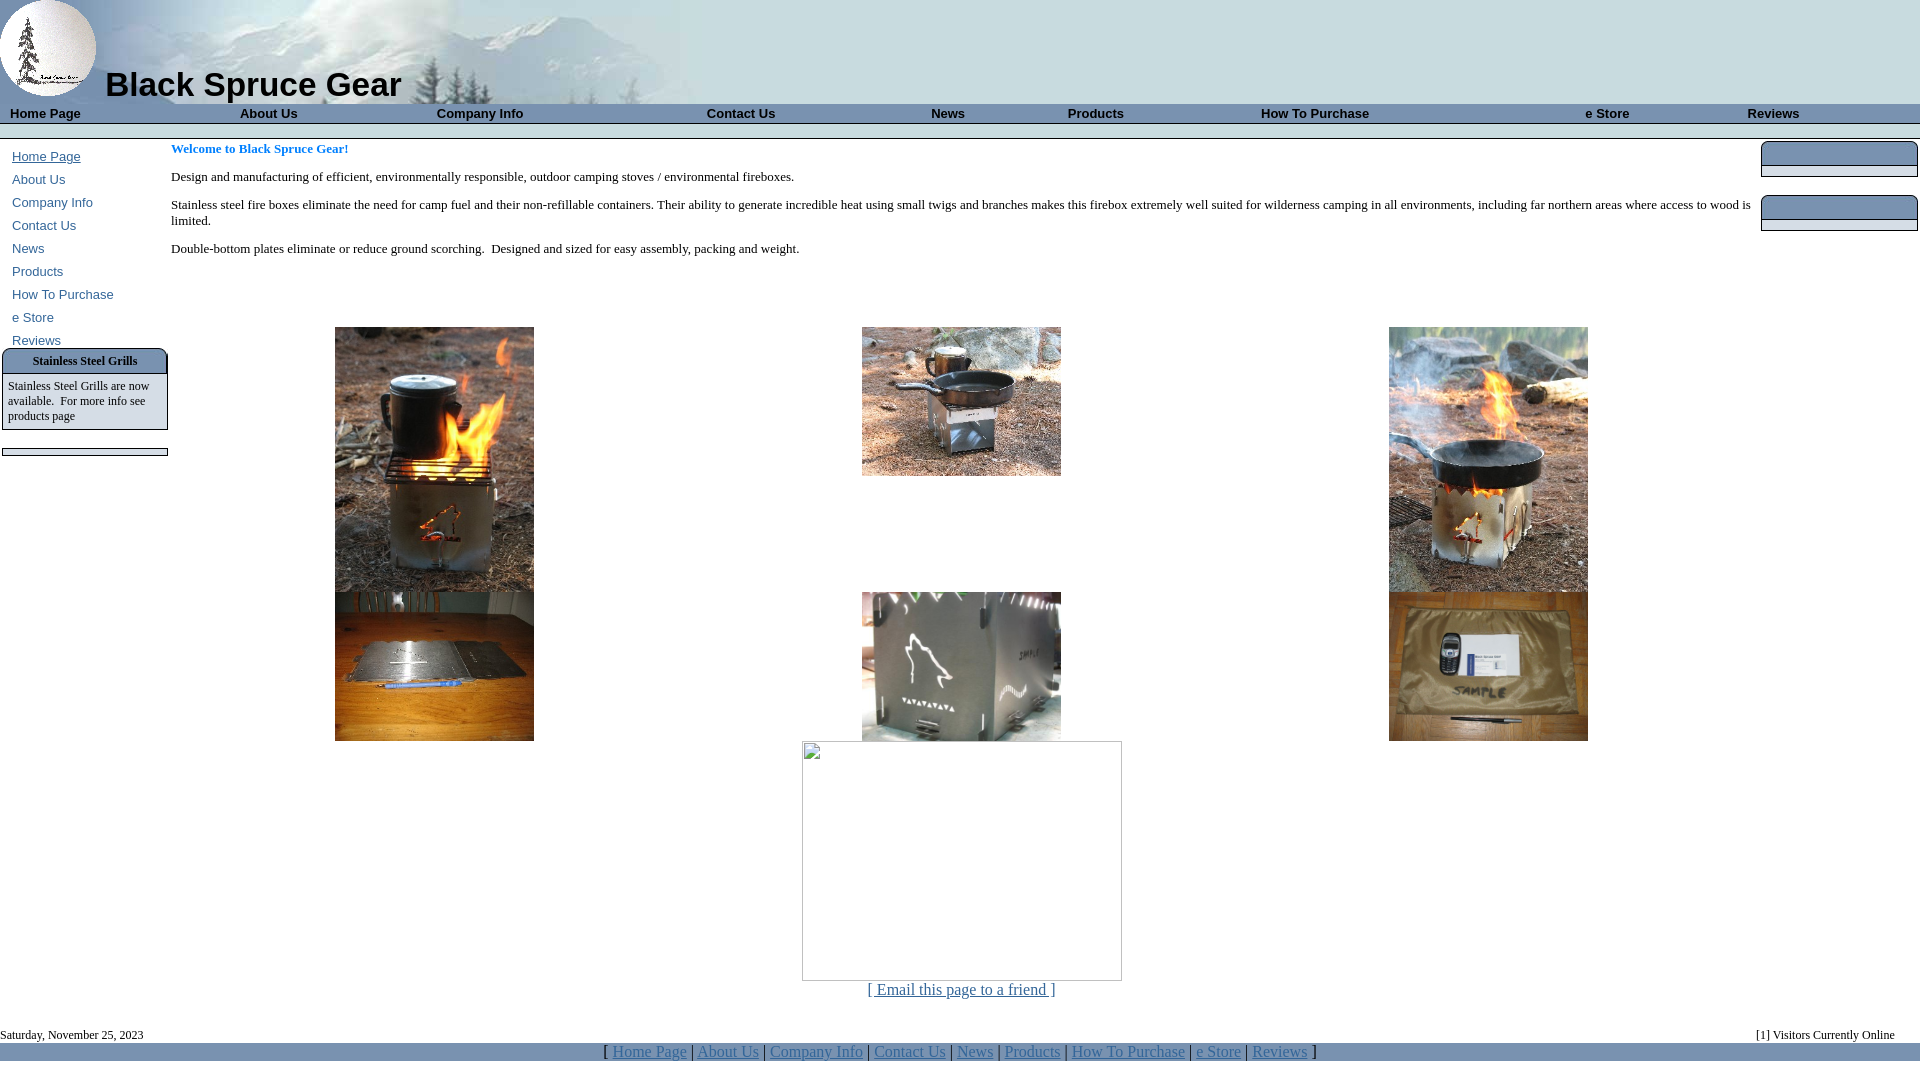 The width and height of the screenshot is (1920, 1080). I want to click on 'Products', so click(1094, 113).